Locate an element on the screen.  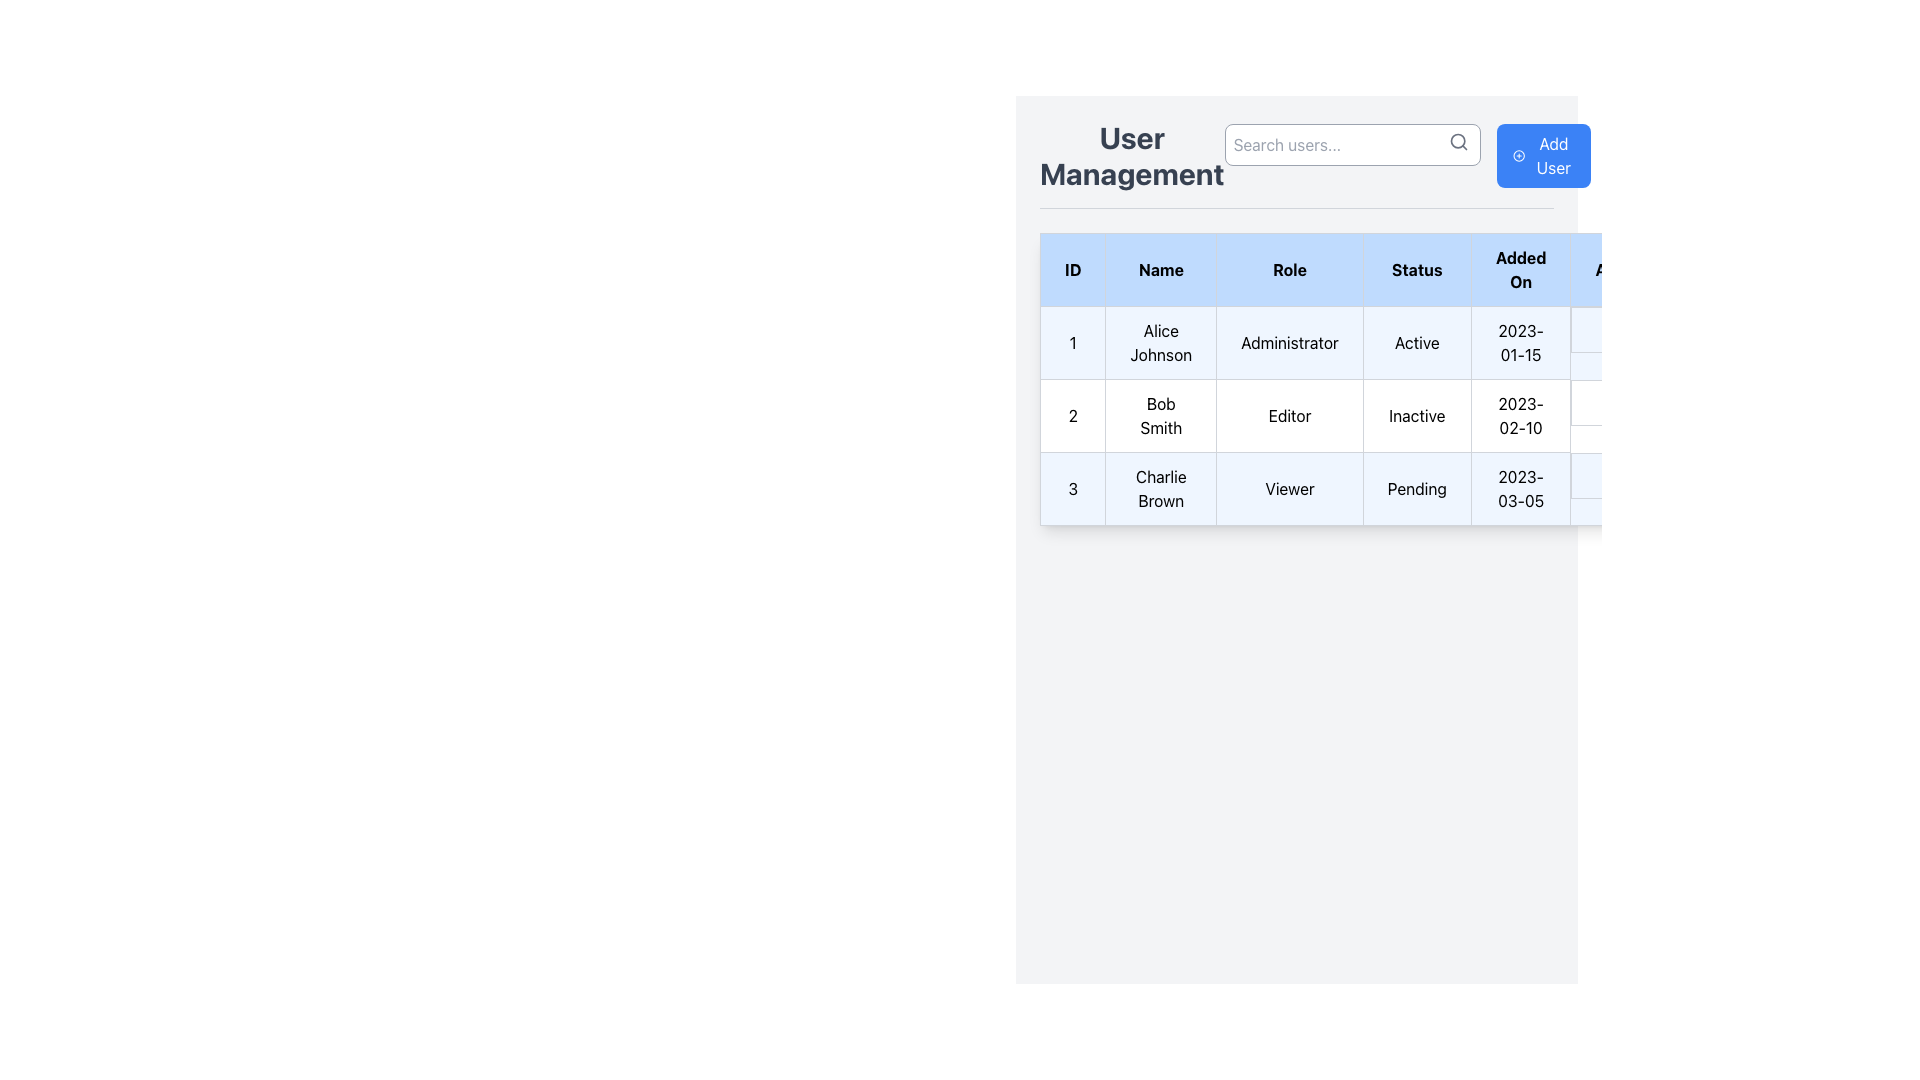
the static text element displaying 'Administrator' in the Role column of the table for the entry 'Alice Johnson' is located at coordinates (1290, 342).